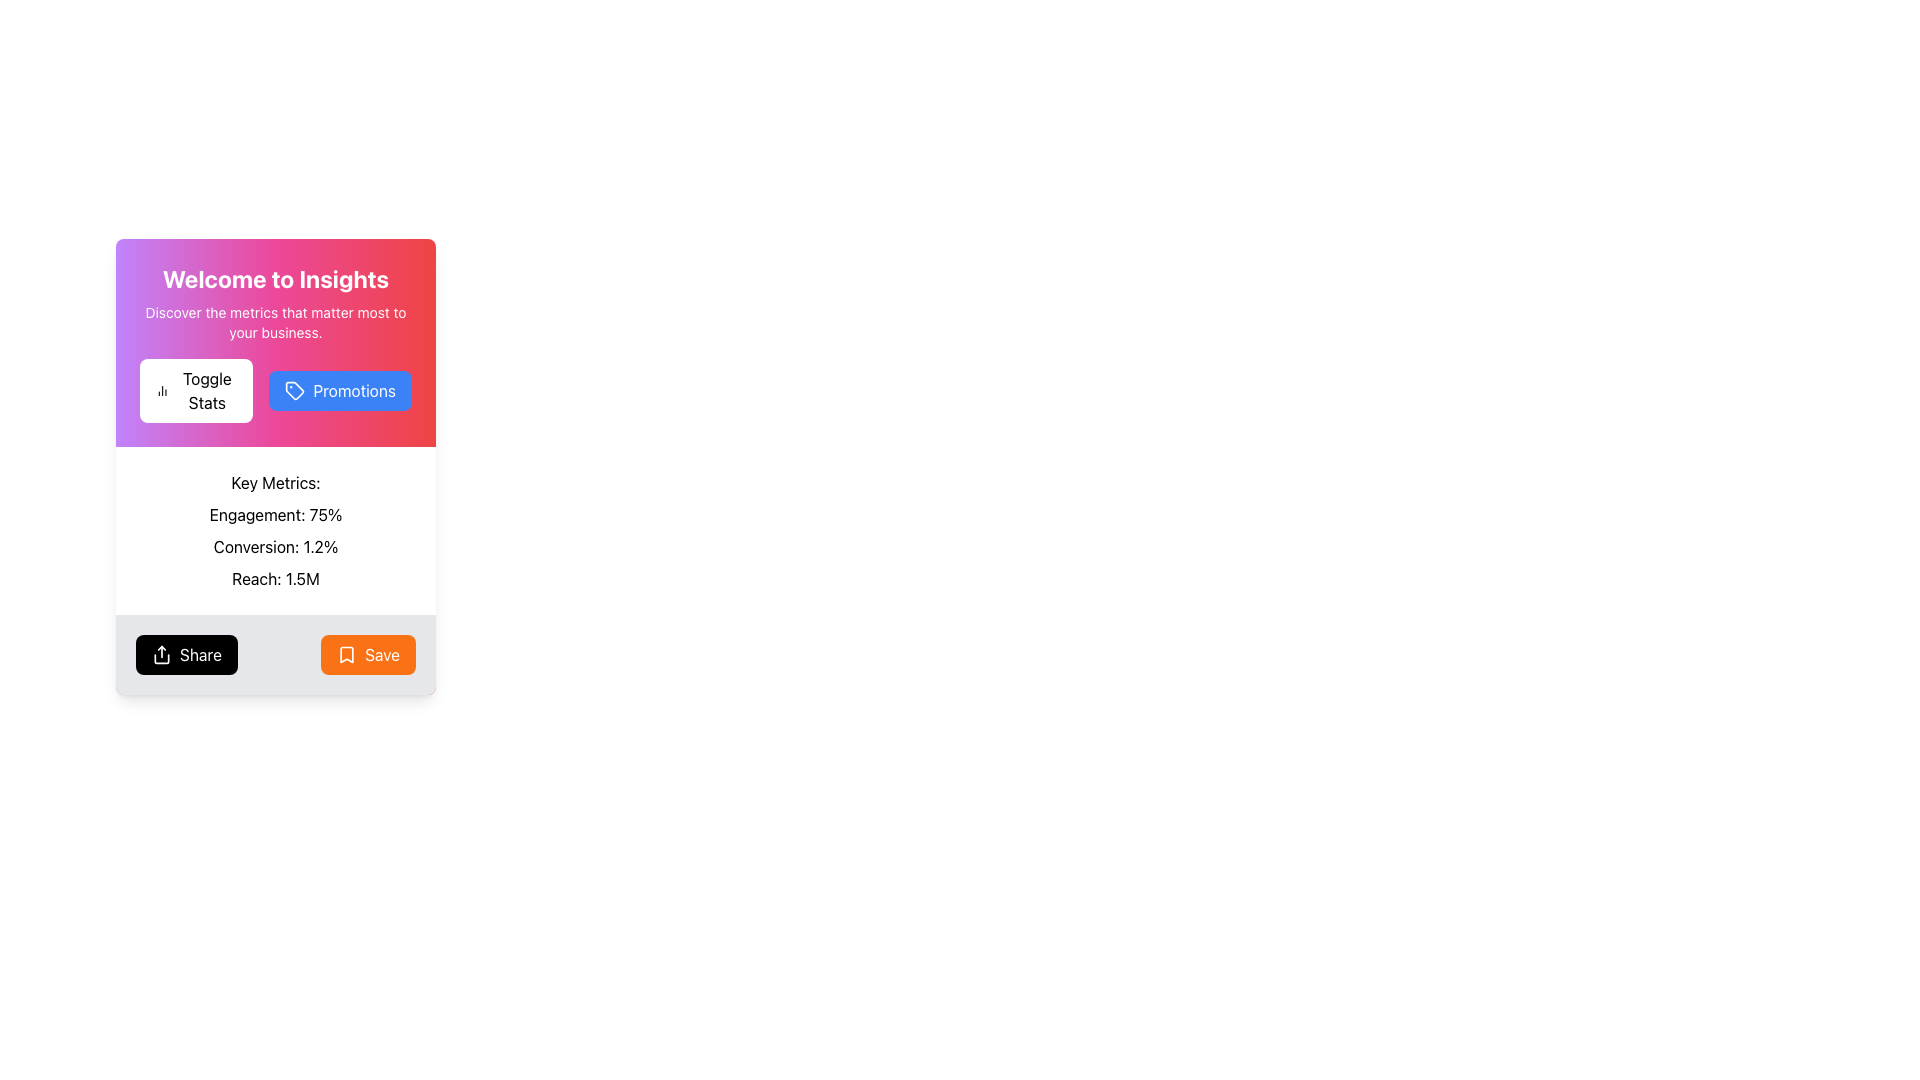  What do you see at coordinates (294, 390) in the screenshot?
I see `the decorative promotions icon located to the left of the Promotions button in the top section of the card interface` at bounding box center [294, 390].